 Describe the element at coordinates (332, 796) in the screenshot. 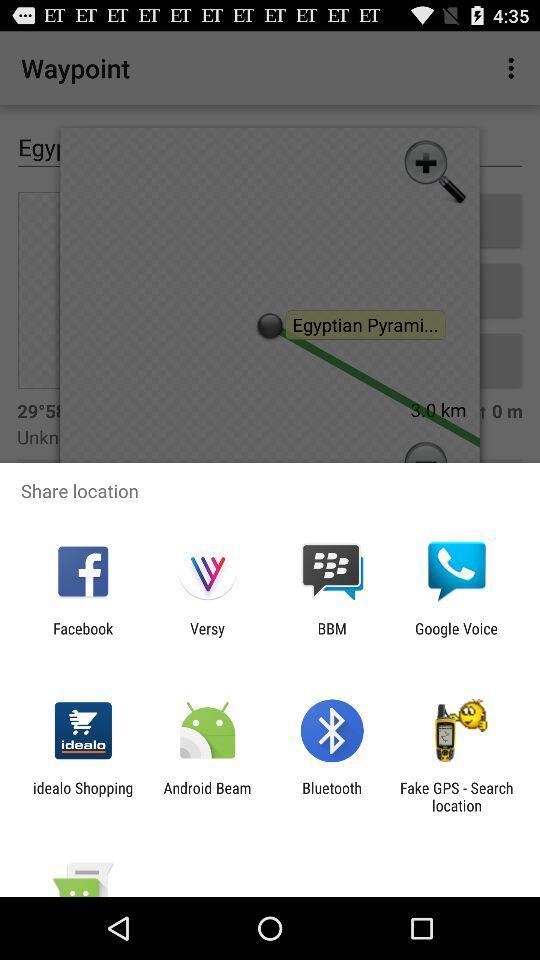

I see `bluetooth icon` at that location.